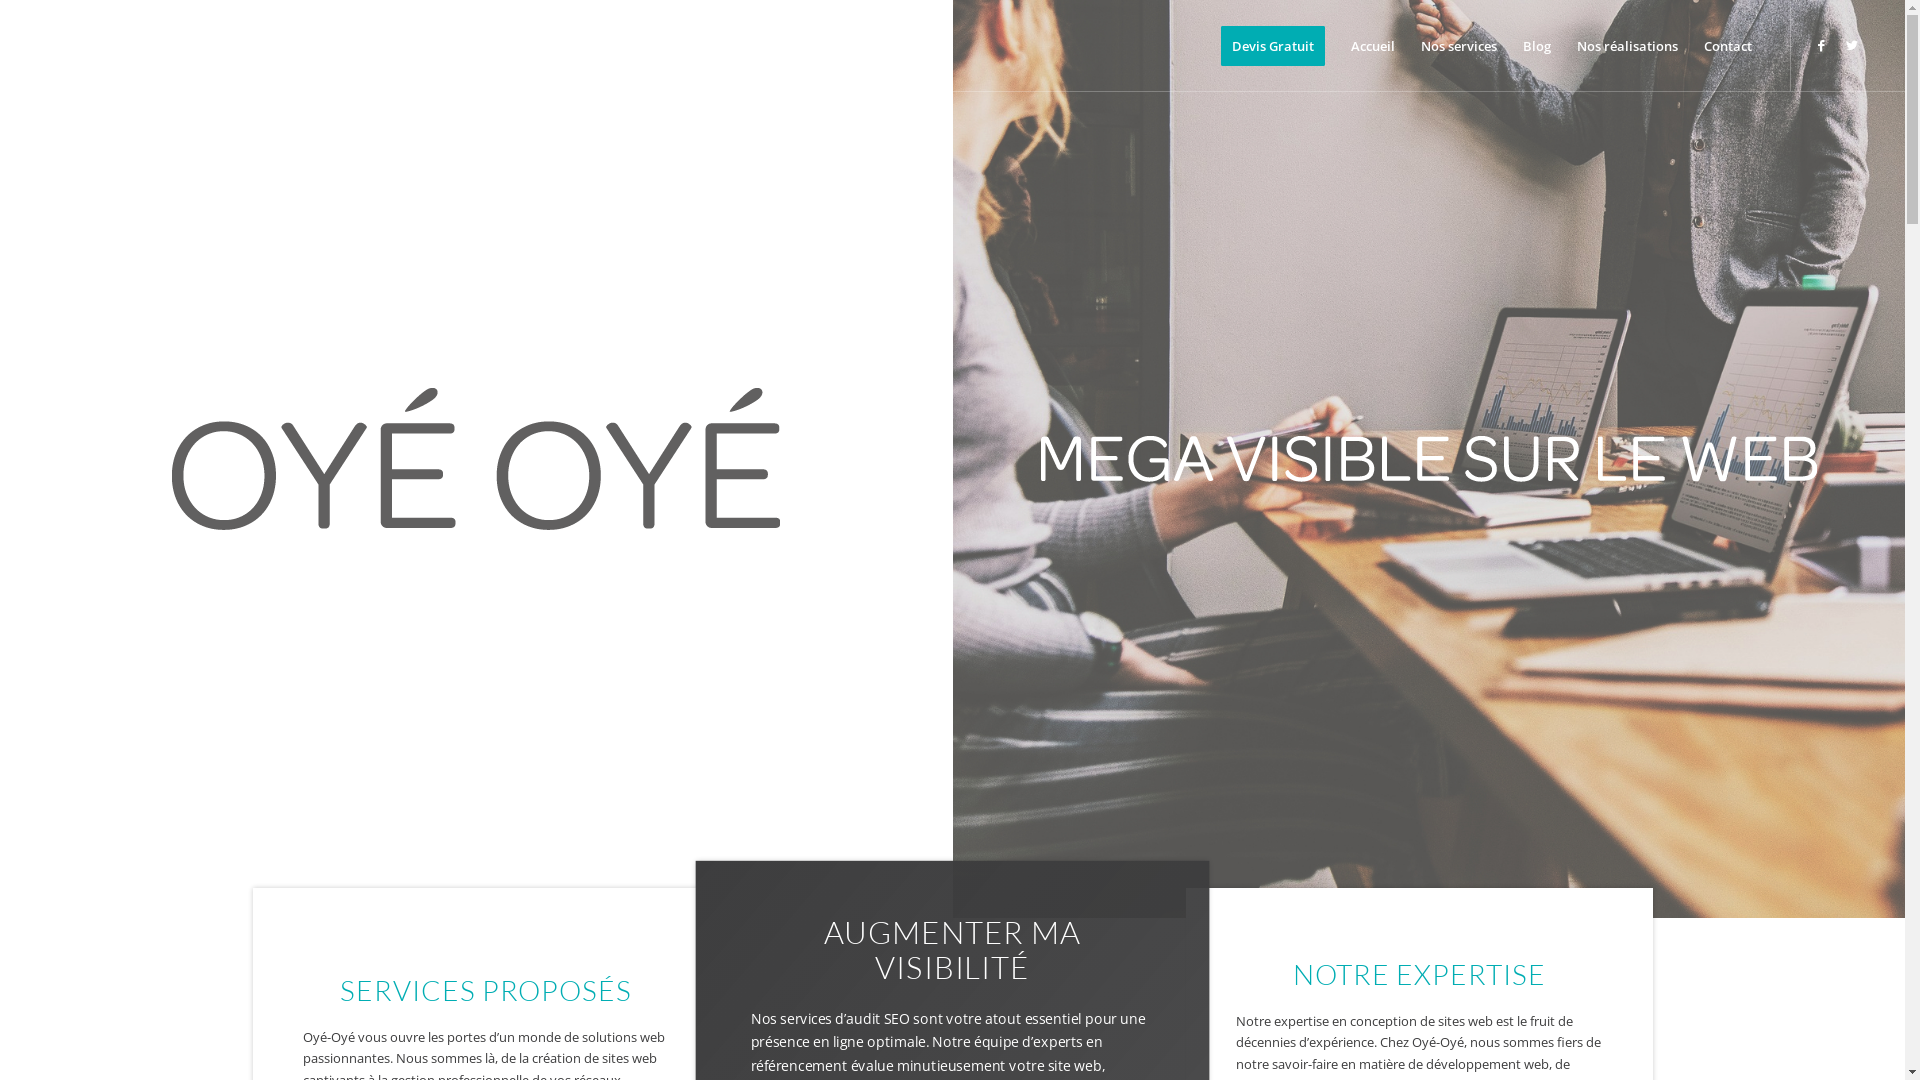  What do you see at coordinates (1535, 45) in the screenshot?
I see `'Blog'` at bounding box center [1535, 45].